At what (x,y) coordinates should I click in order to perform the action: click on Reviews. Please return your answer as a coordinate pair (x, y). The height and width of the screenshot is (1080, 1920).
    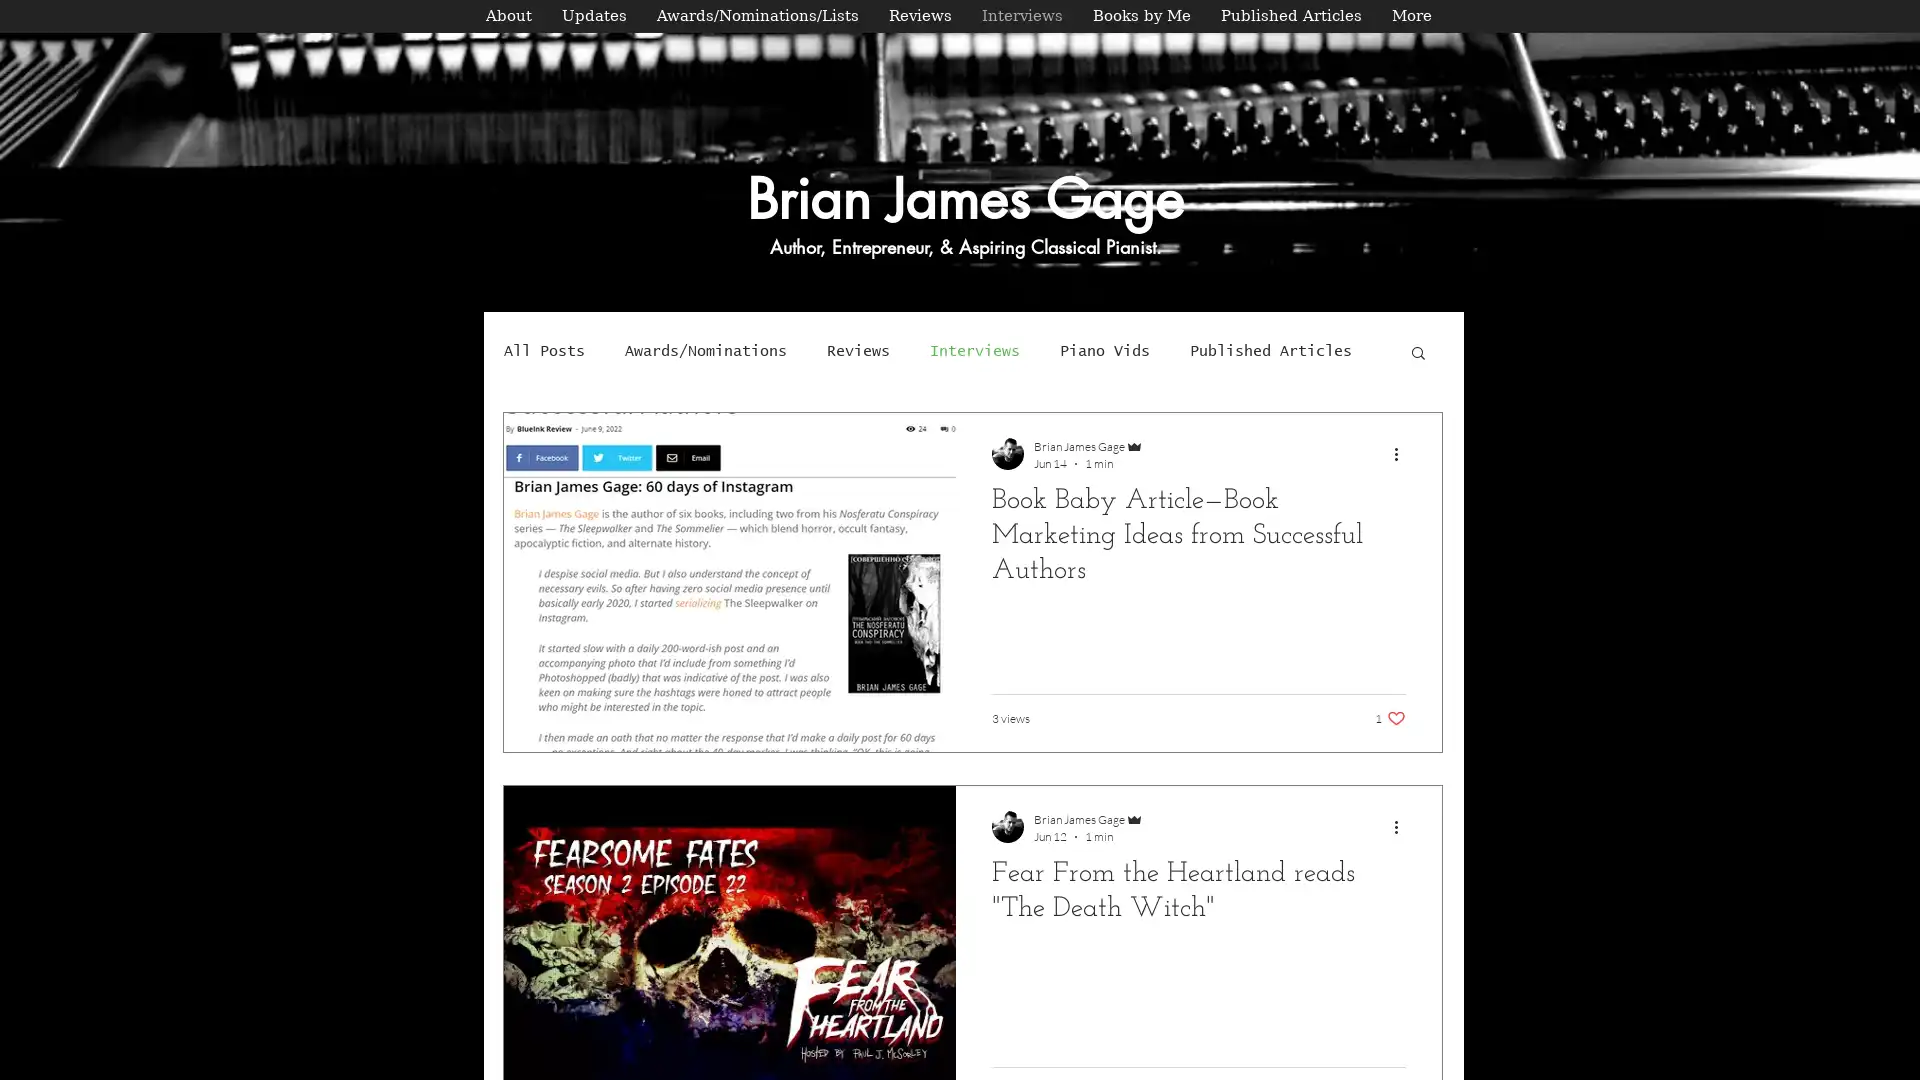
    Looking at the image, I should click on (858, 350).